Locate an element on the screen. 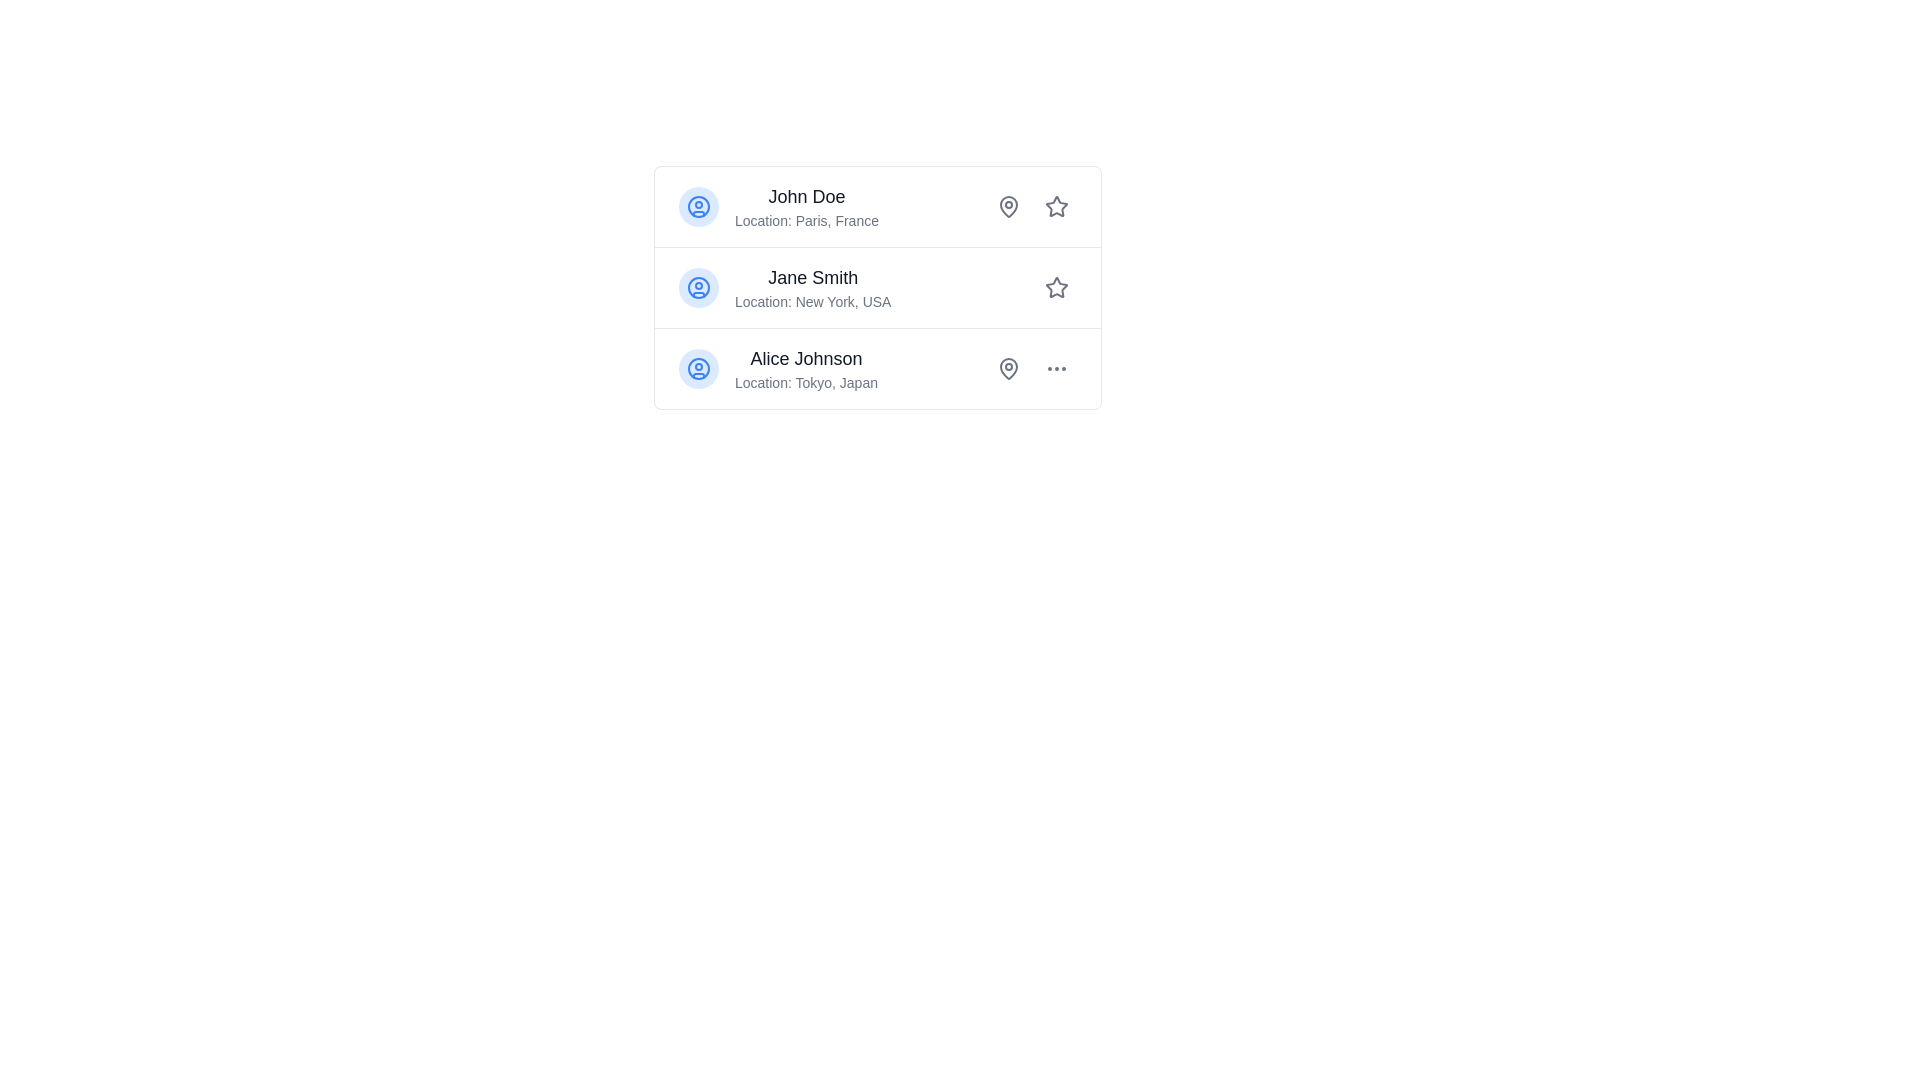 This screenshot has width=1920, height=1080. the circular user profile icon with a light blue background and blue outline, located to the left of the 'John Doe' text is located at coordinates (699, 207).